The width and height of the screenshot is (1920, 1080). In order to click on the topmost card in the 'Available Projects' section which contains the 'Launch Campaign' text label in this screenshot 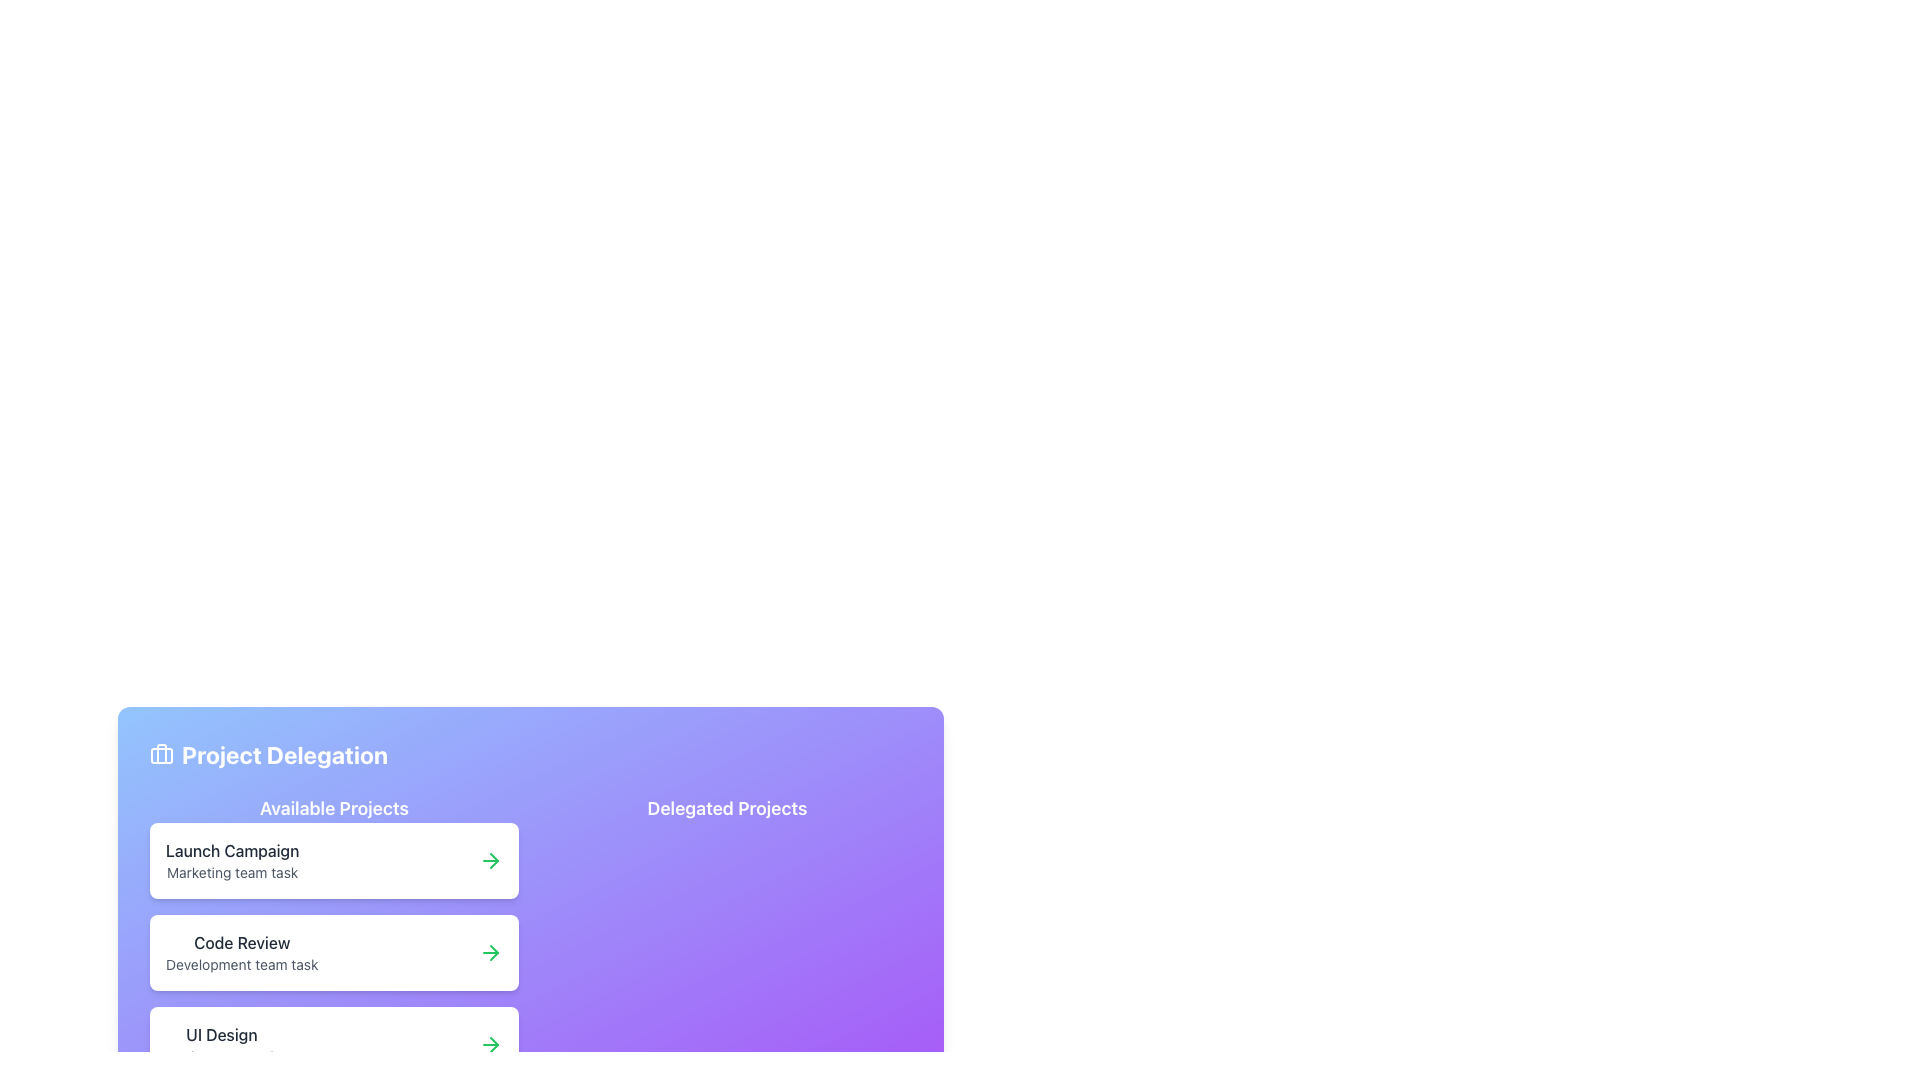, I will do `click(232, 859)`.